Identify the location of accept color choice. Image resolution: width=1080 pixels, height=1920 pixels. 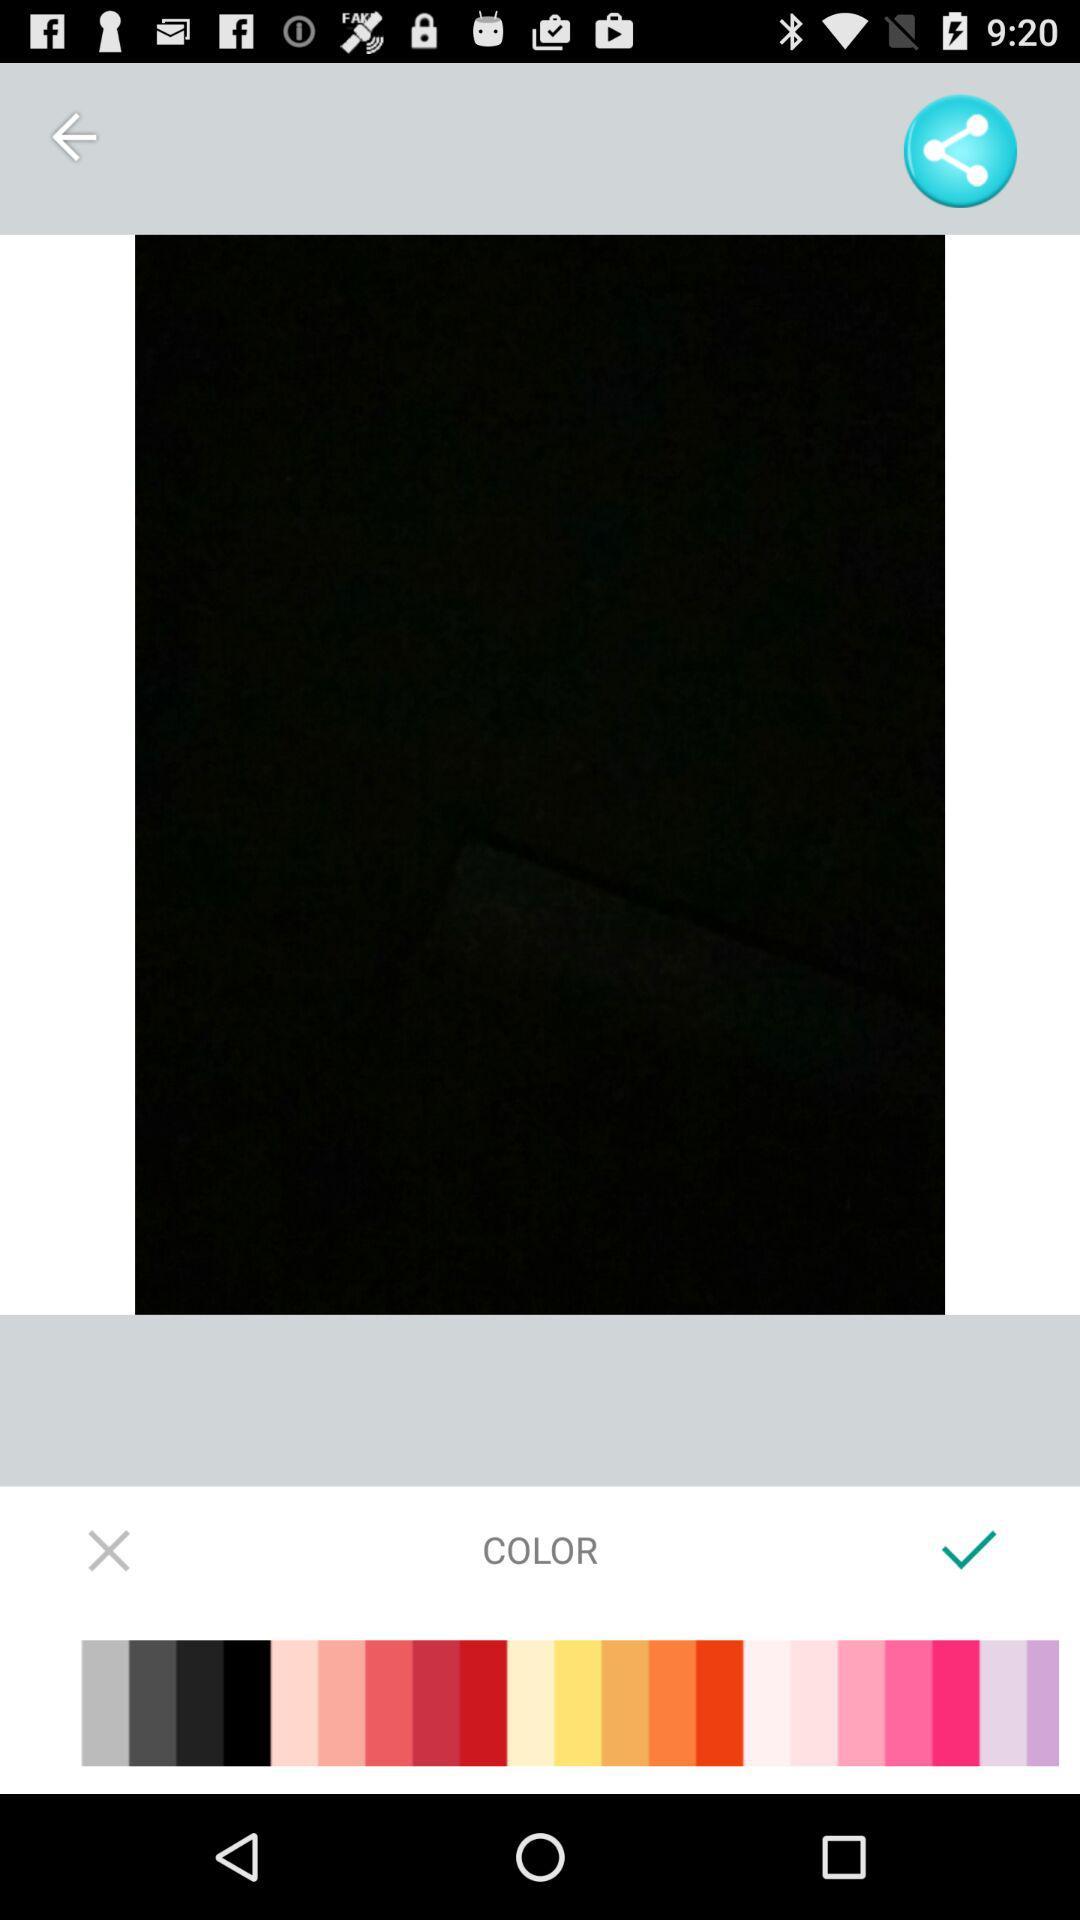
(968, 1548).